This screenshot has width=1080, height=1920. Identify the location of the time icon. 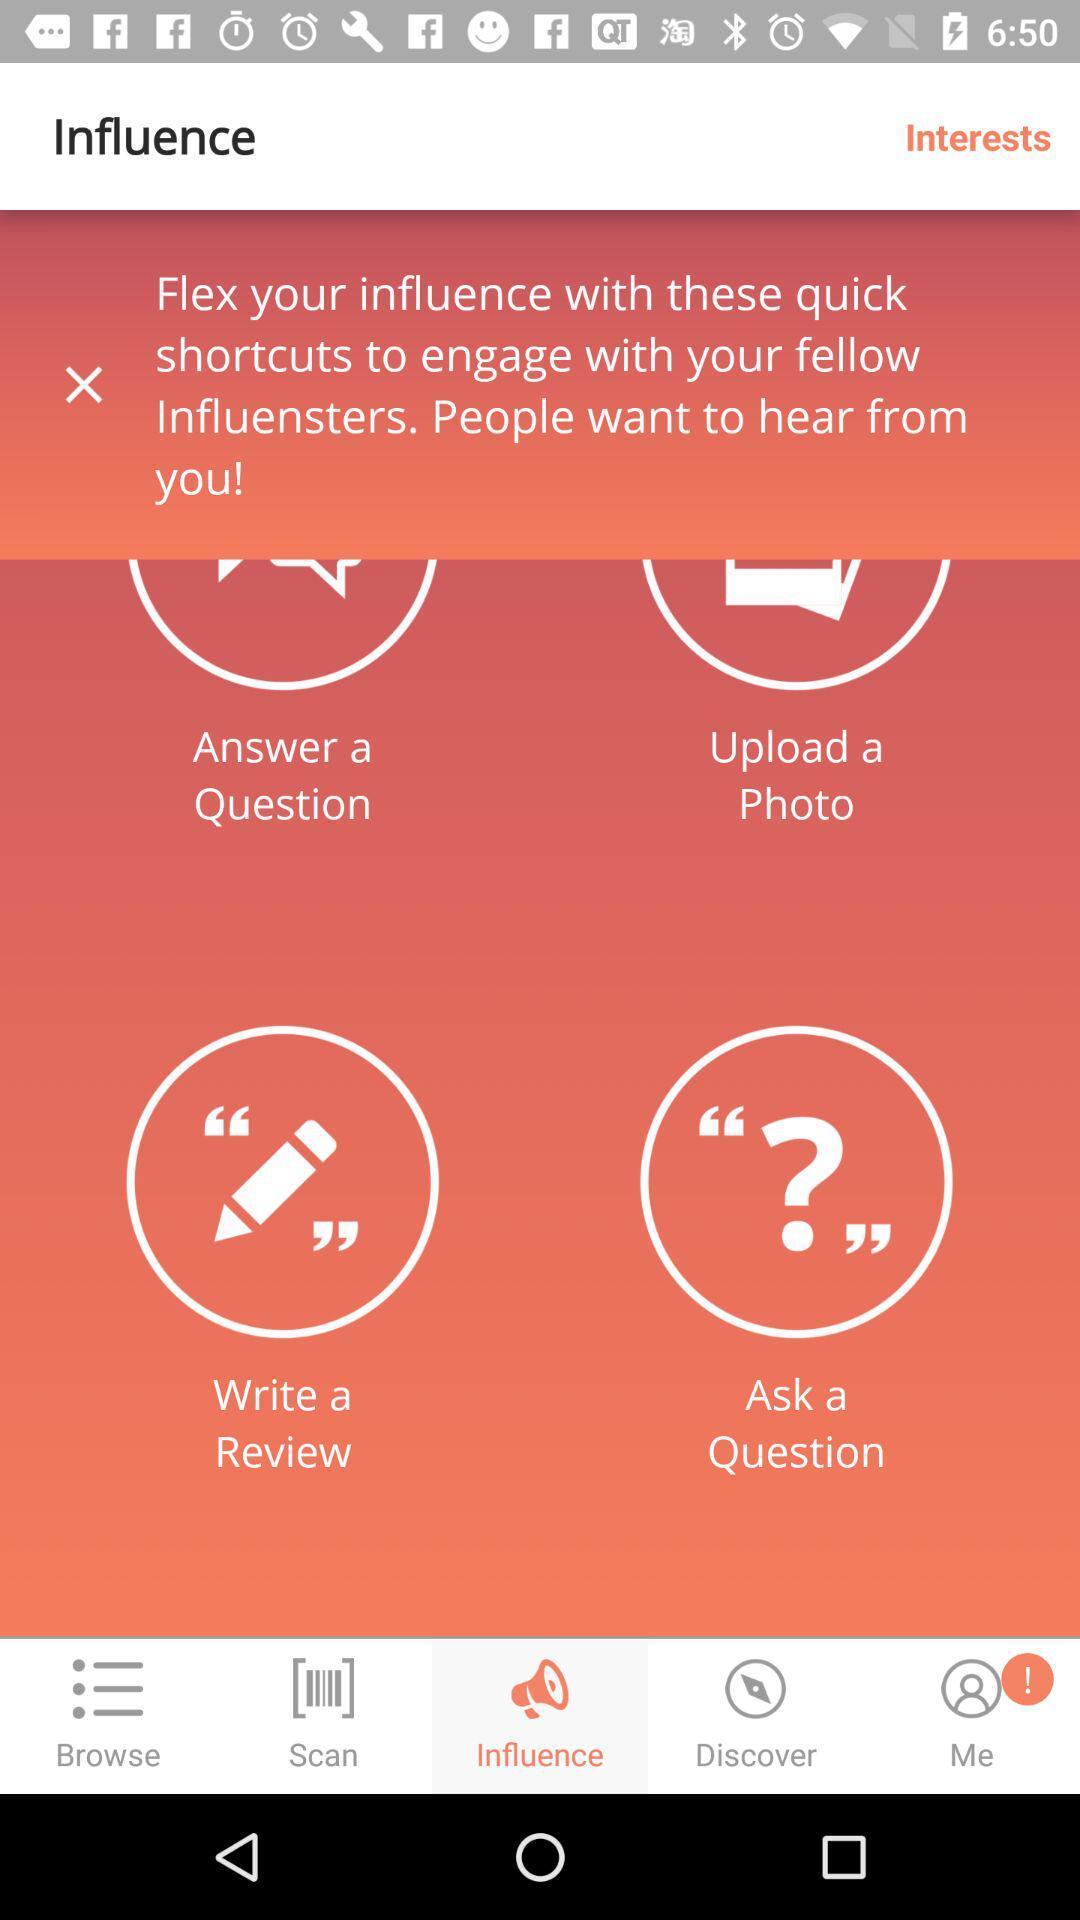
(756, 1715).